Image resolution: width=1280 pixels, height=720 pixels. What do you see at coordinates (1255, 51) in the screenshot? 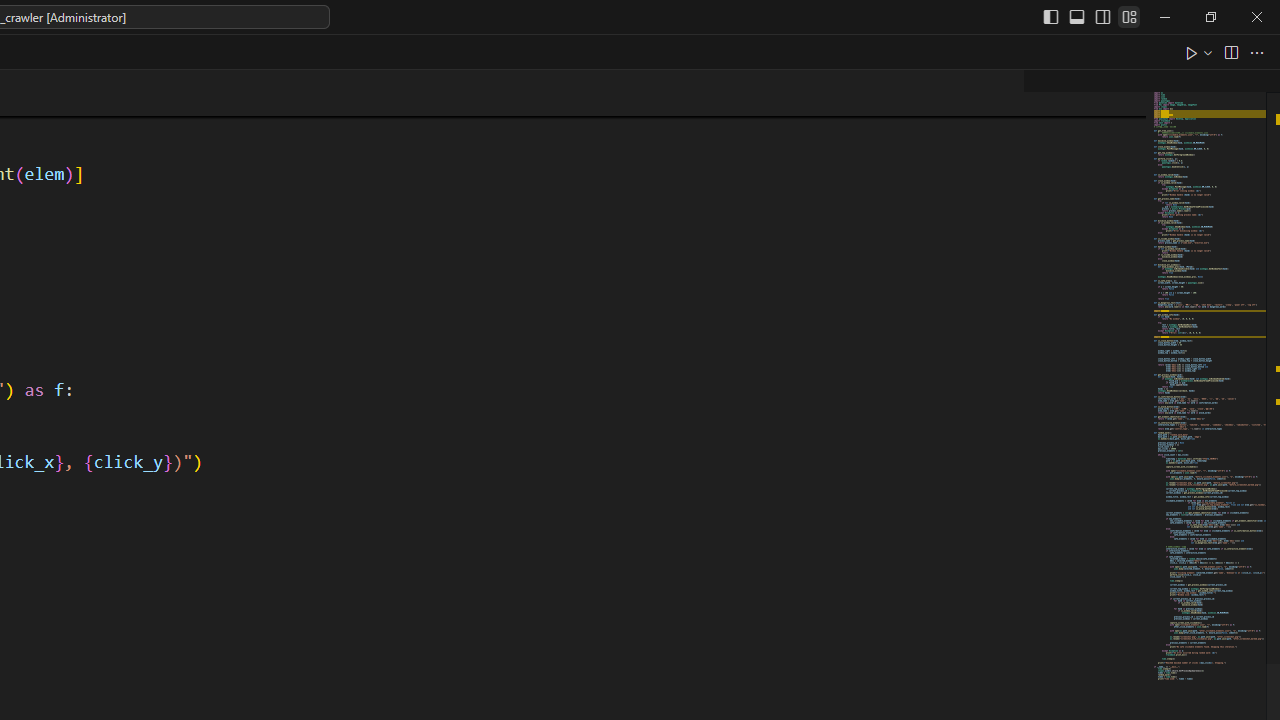
I see `'More Actions...'` at bounding box center [1255, 51].